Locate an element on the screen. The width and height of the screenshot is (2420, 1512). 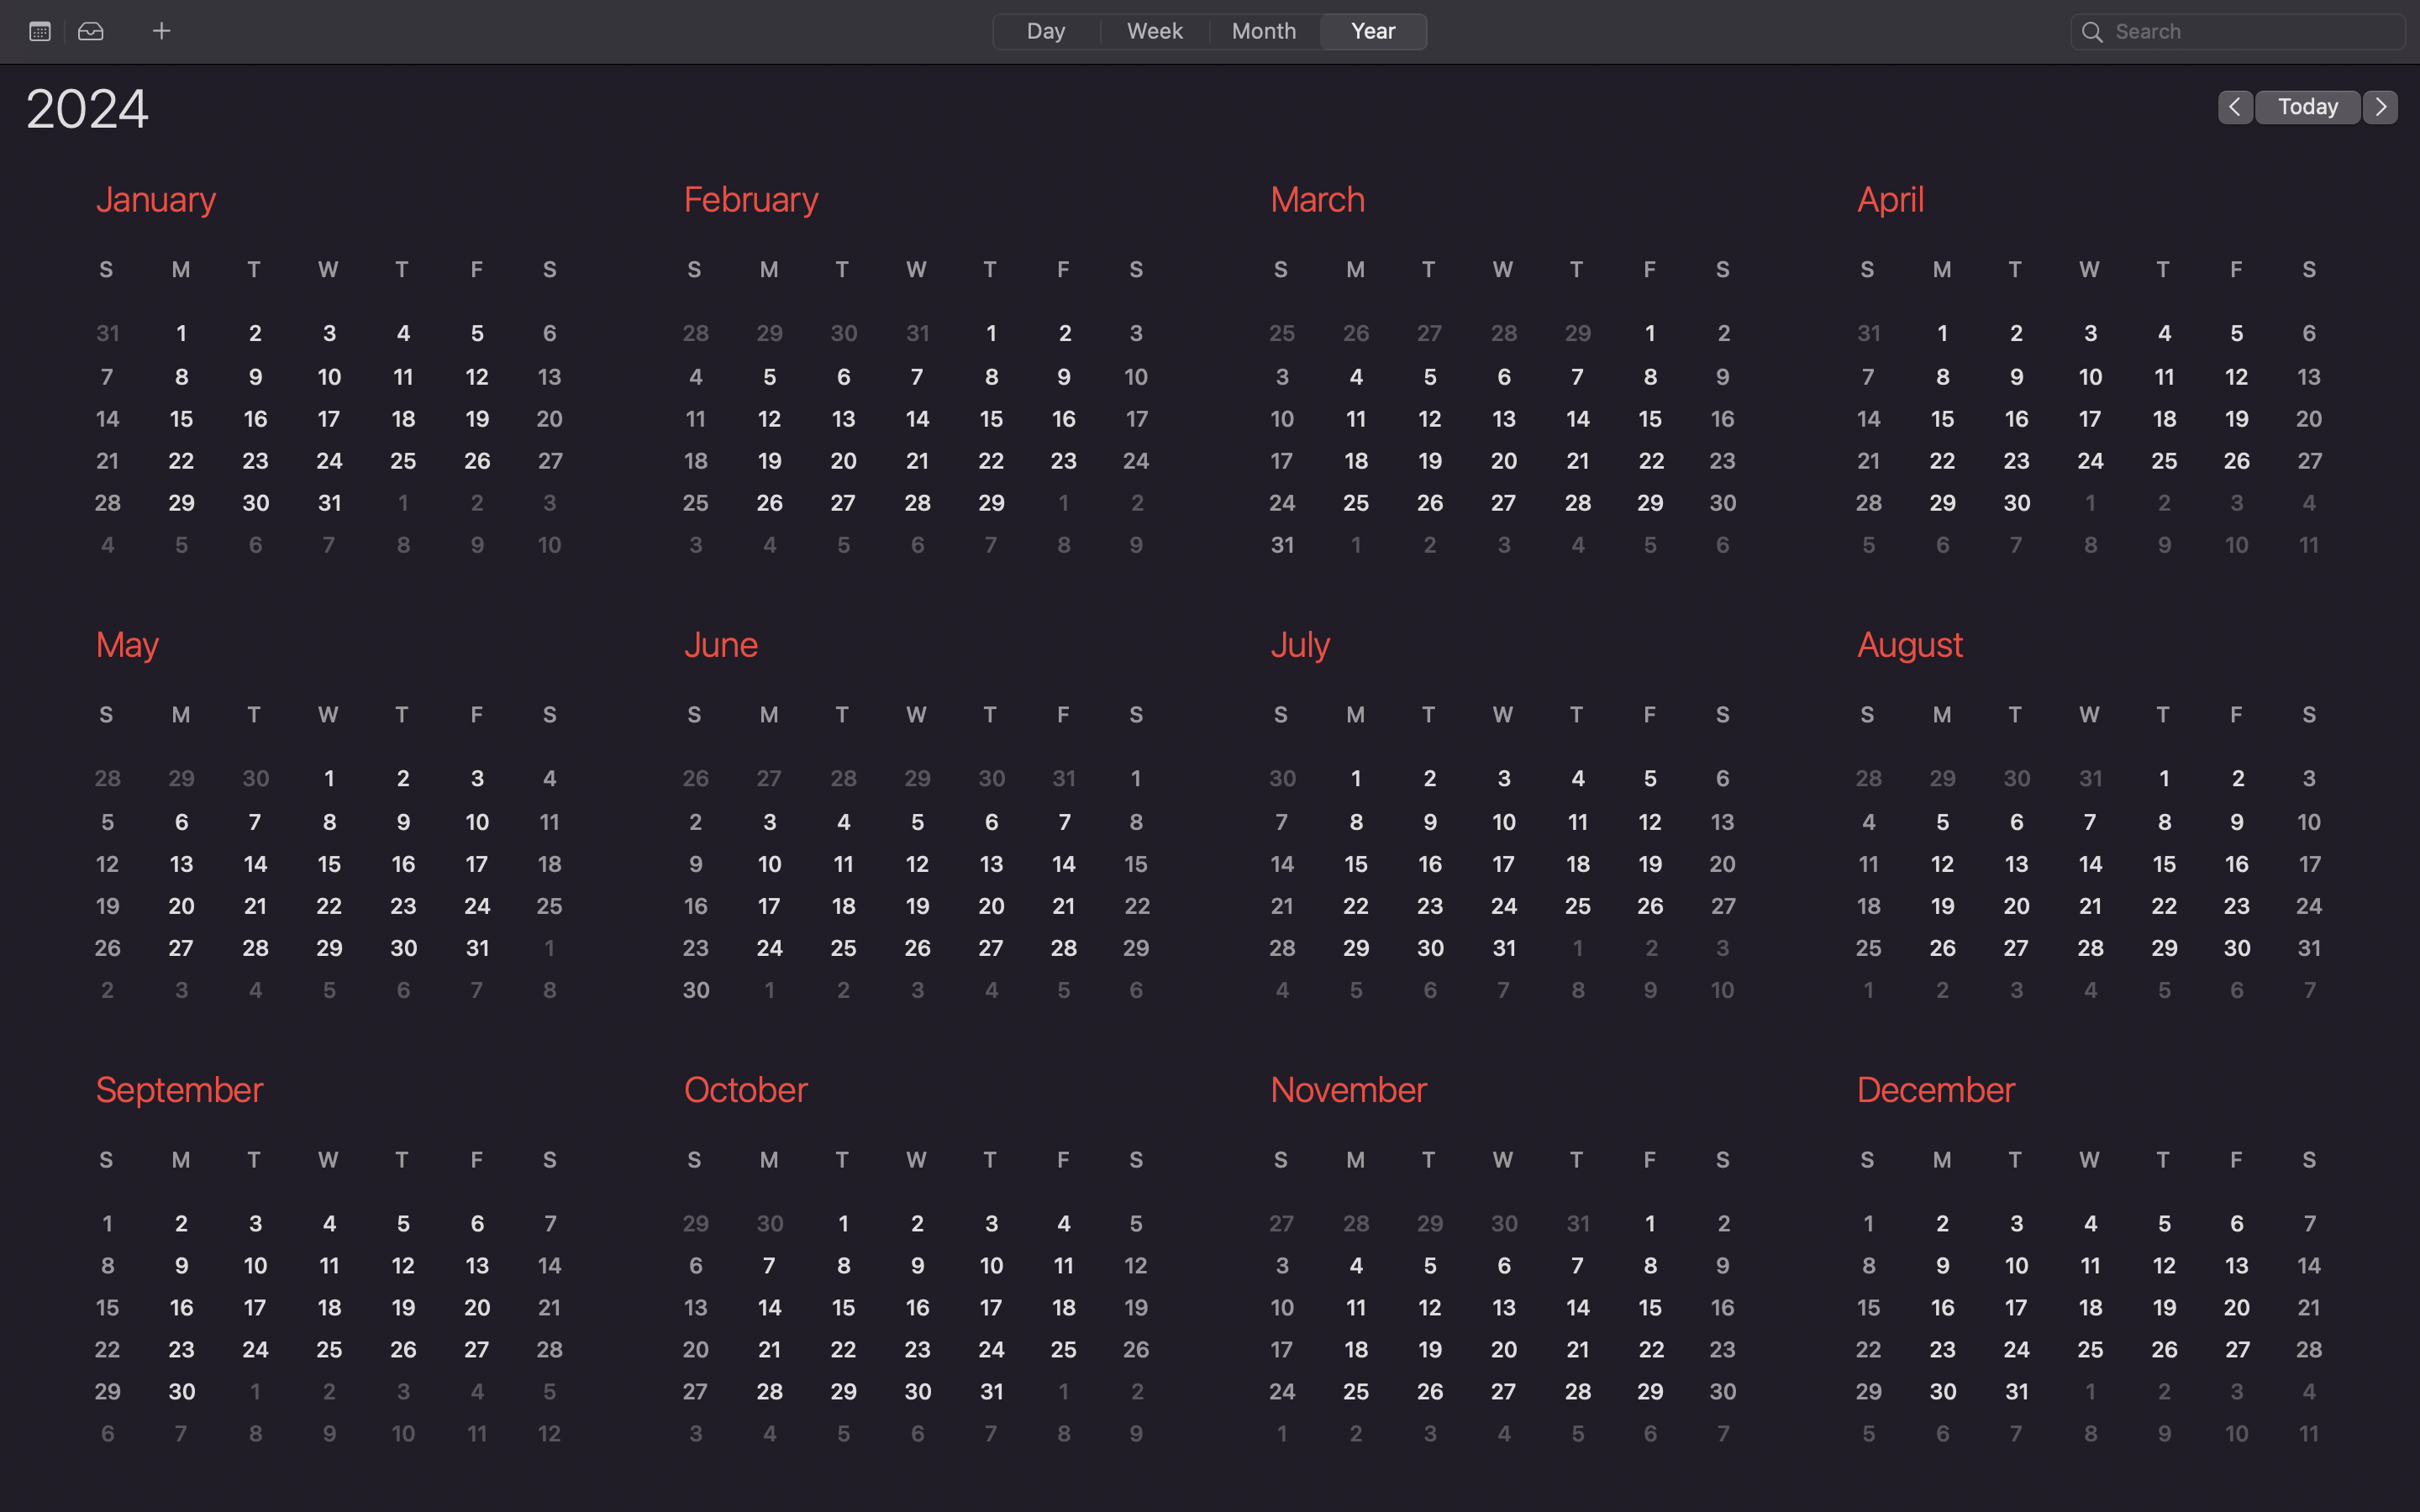
the calendar of October month is located at coordinates (913, 1267).